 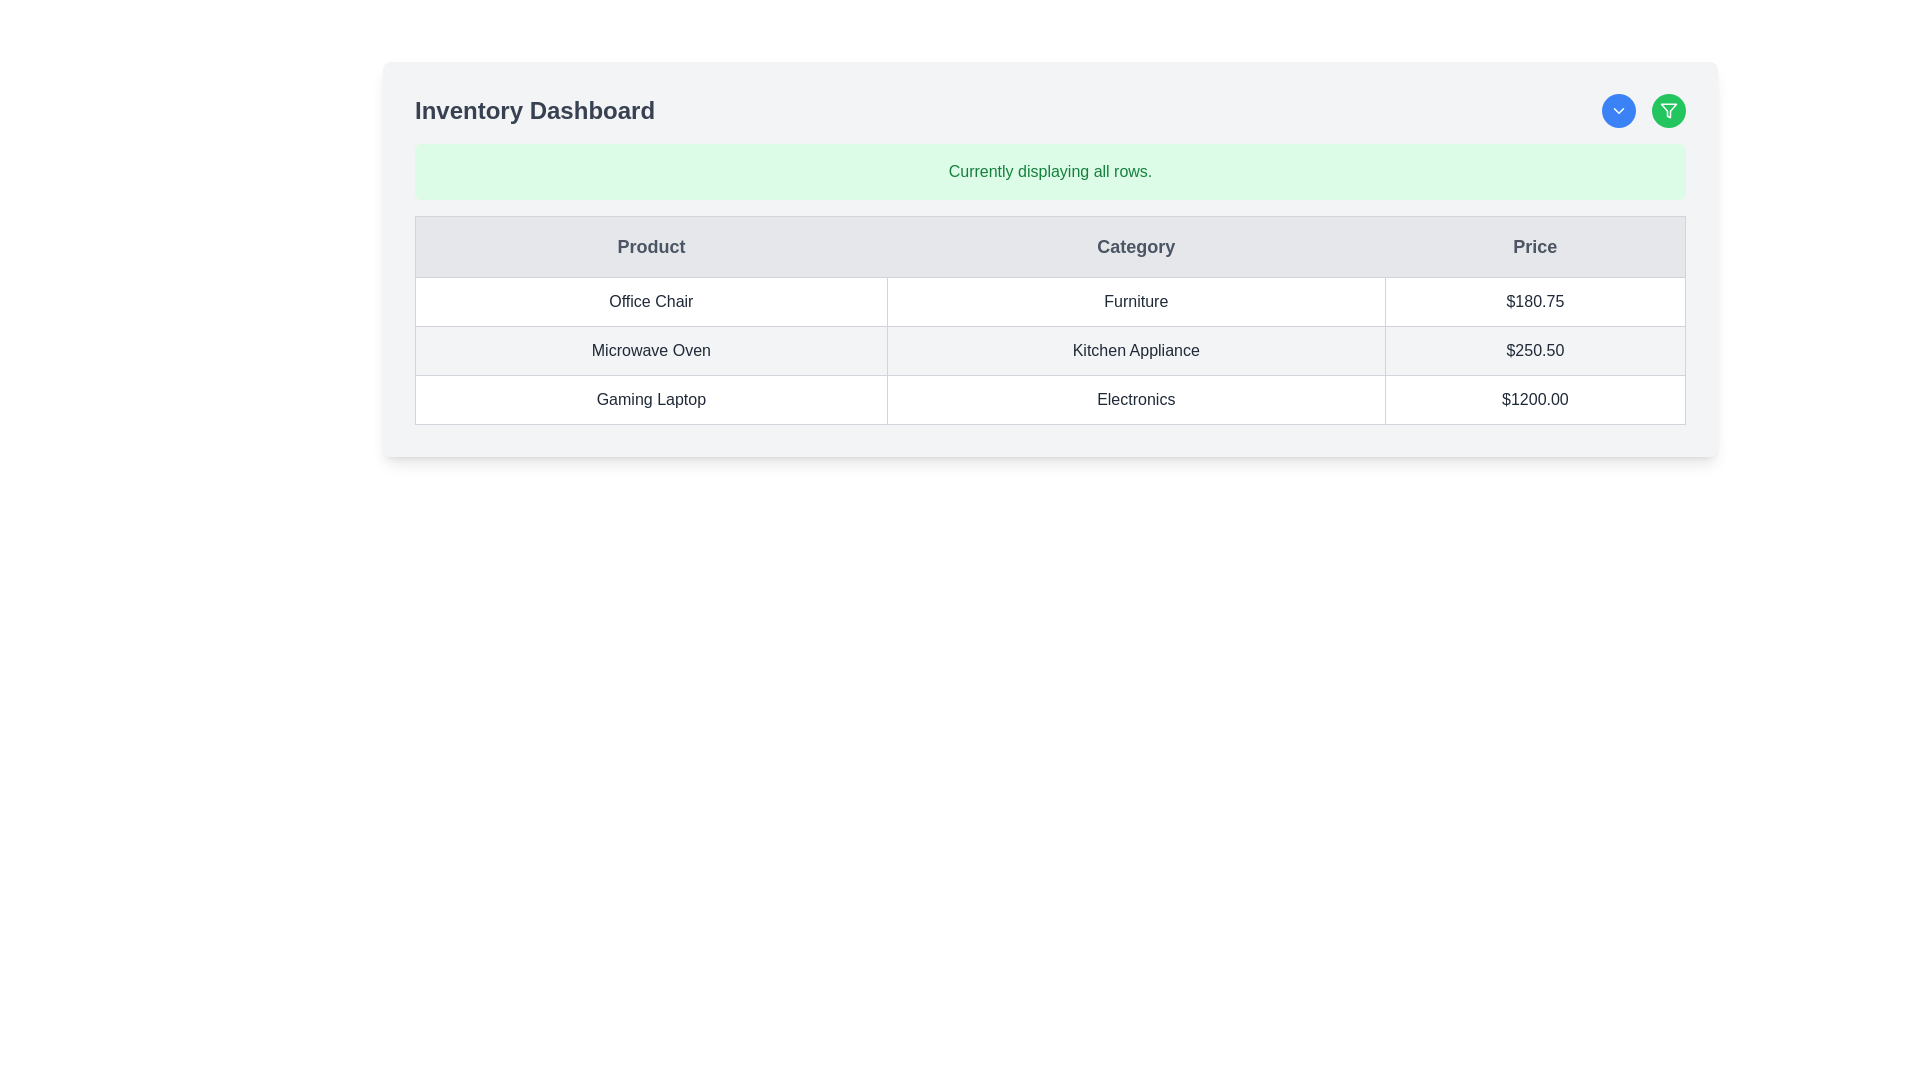 What do you see at coordinates (1669, 111) in the screenshot?
I see `the filter button, the second button in the horizontal group at the top-right corner of the interface` at bounding box center [1669, 111].